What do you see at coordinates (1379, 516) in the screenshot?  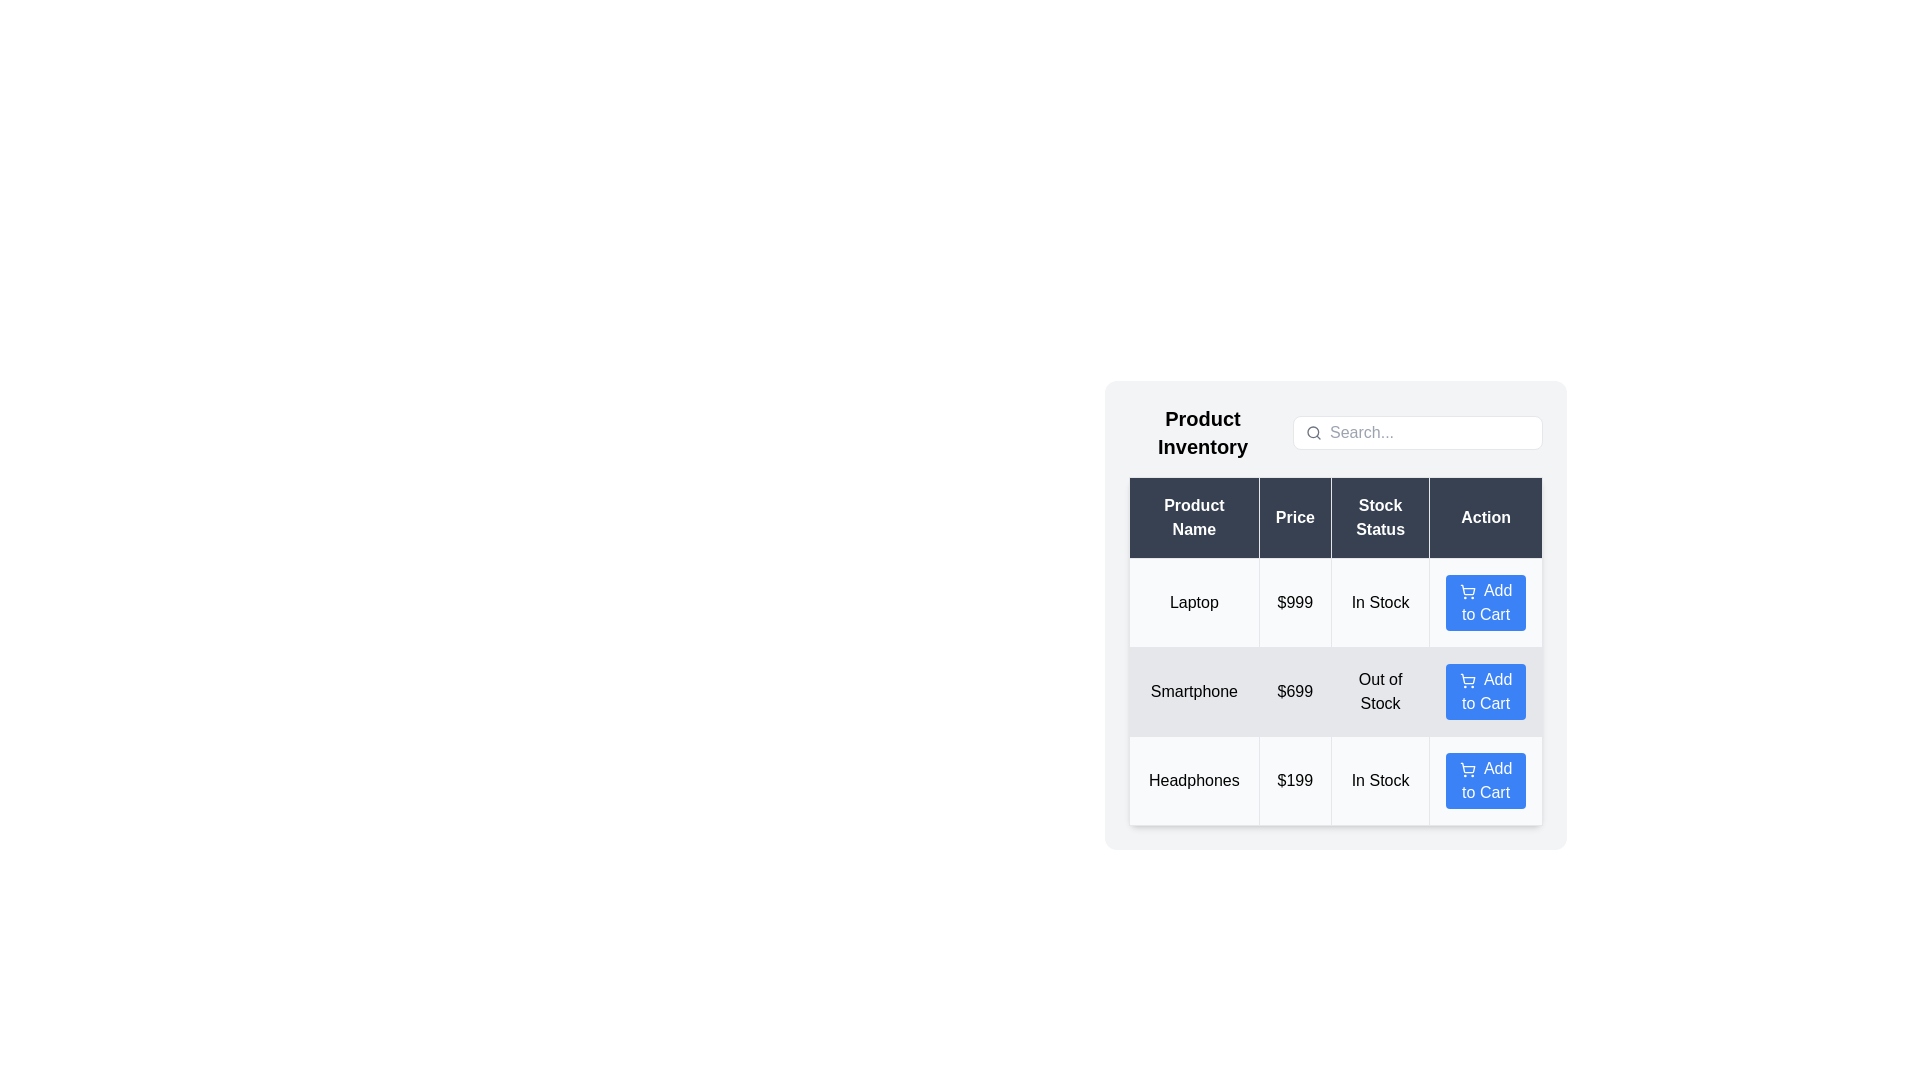 I see `the column header Stock Status to sort the table by that column` at bounding box center [1379, 516].